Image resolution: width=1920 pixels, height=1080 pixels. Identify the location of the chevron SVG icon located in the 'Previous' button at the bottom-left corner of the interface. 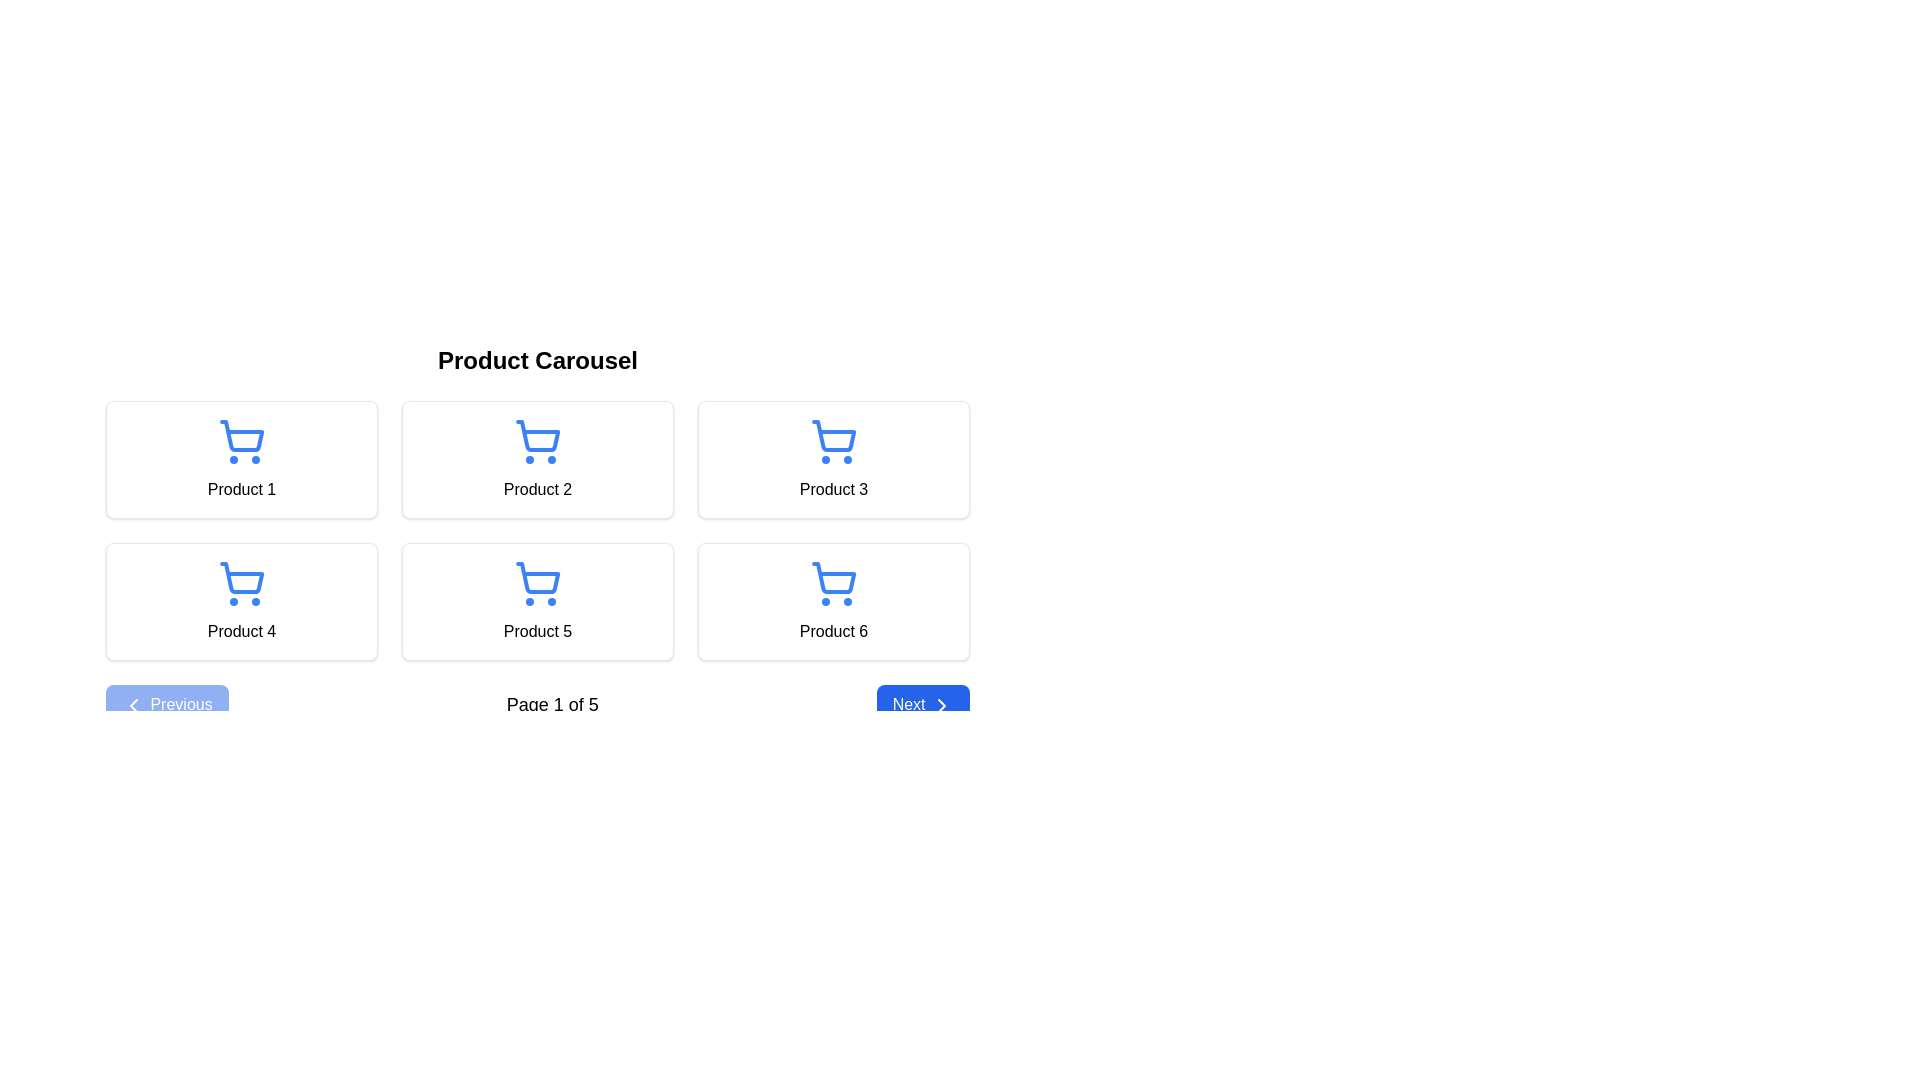
(133, 704).